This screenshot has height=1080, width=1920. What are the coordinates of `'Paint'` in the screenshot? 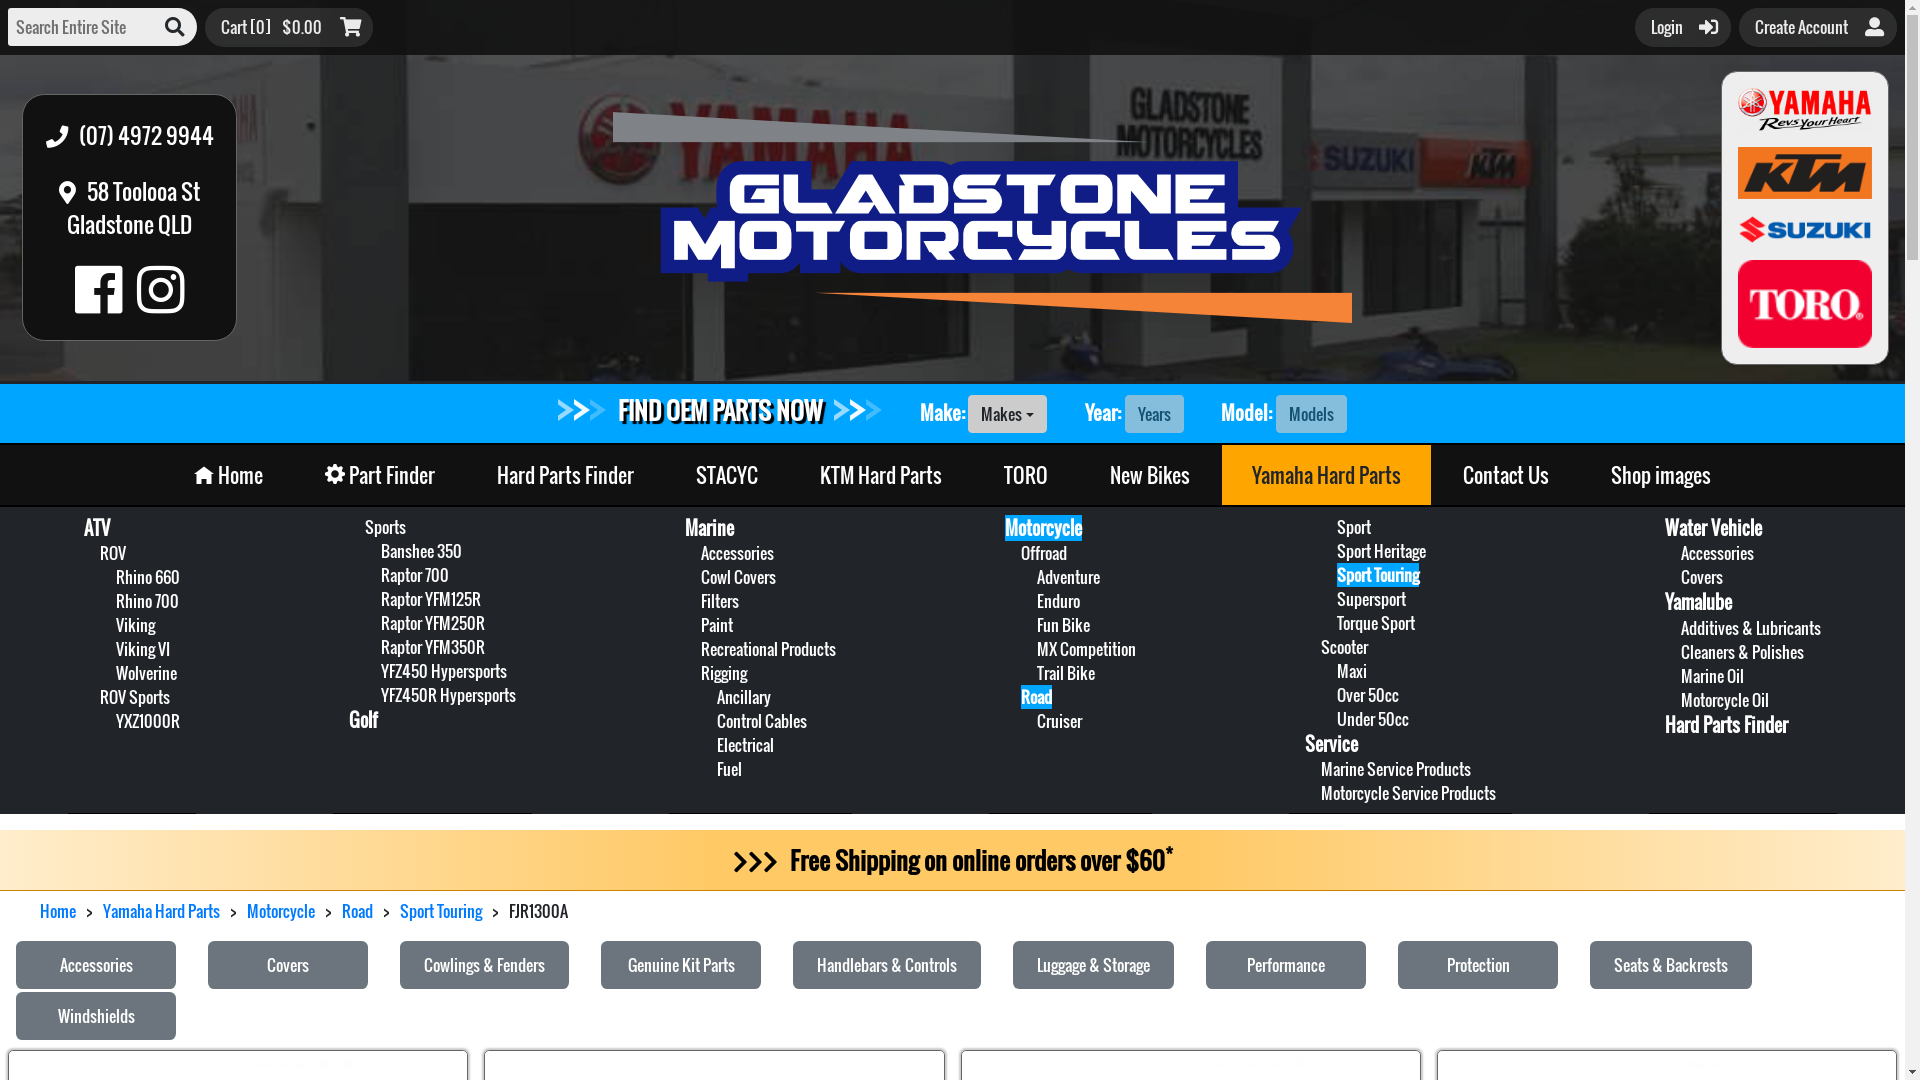 It's located at (716, 623).